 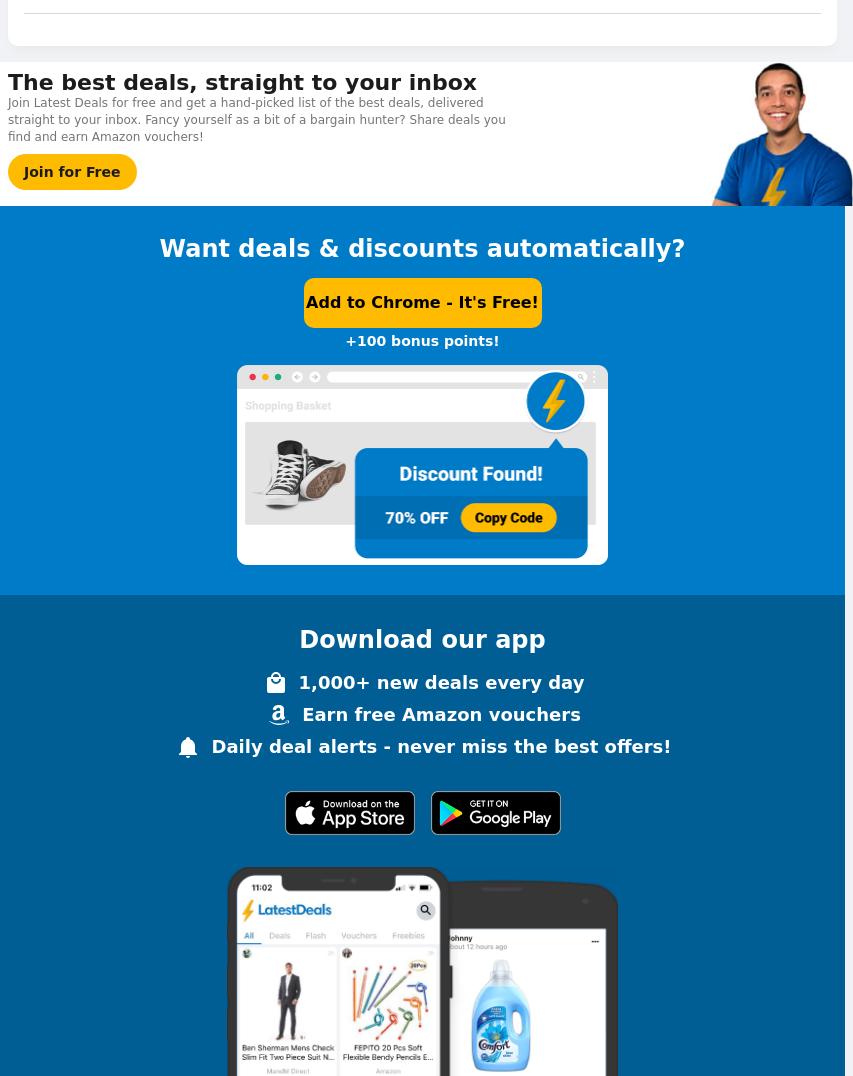 I want to click on '1,000+ new deals every day', so click(x=441, y=681).